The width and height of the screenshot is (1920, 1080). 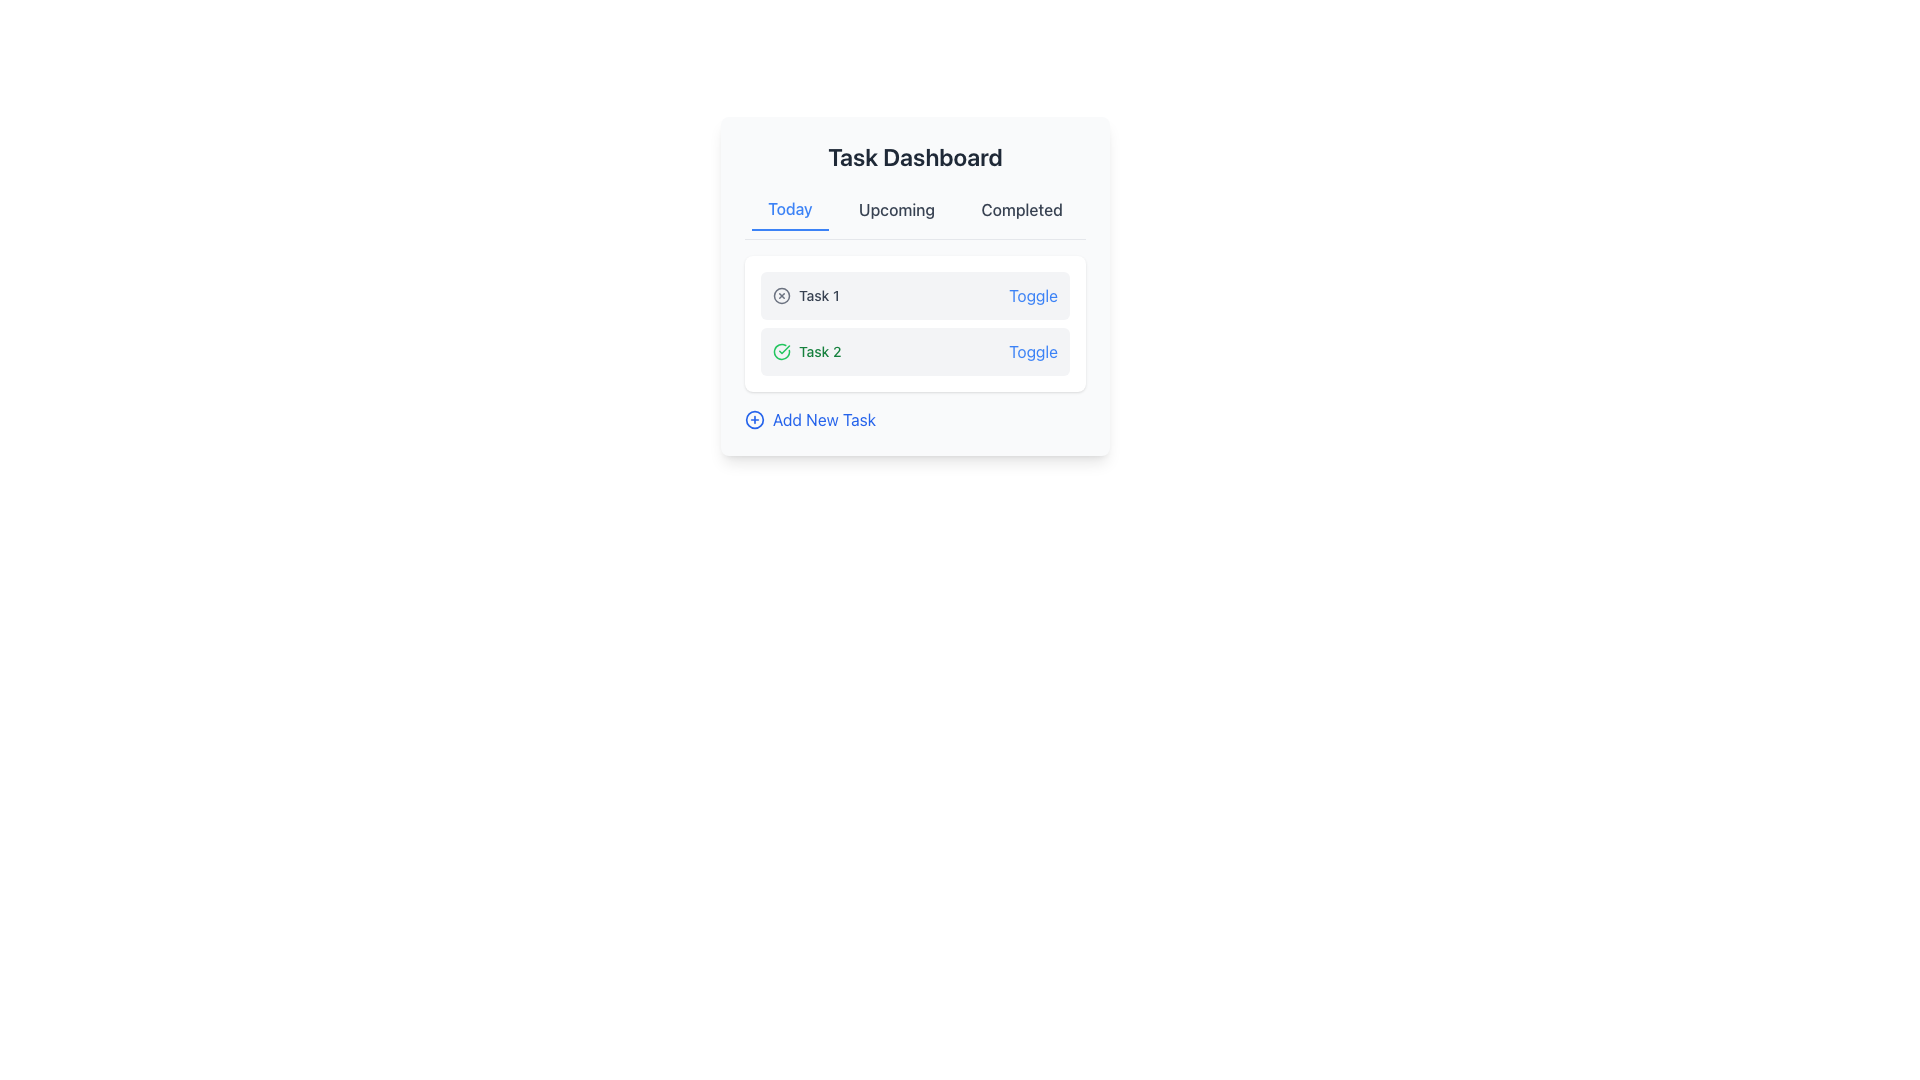 I want to click on the task status icon located to the left of the 'Task 1' description, so click(x=781, y=296).